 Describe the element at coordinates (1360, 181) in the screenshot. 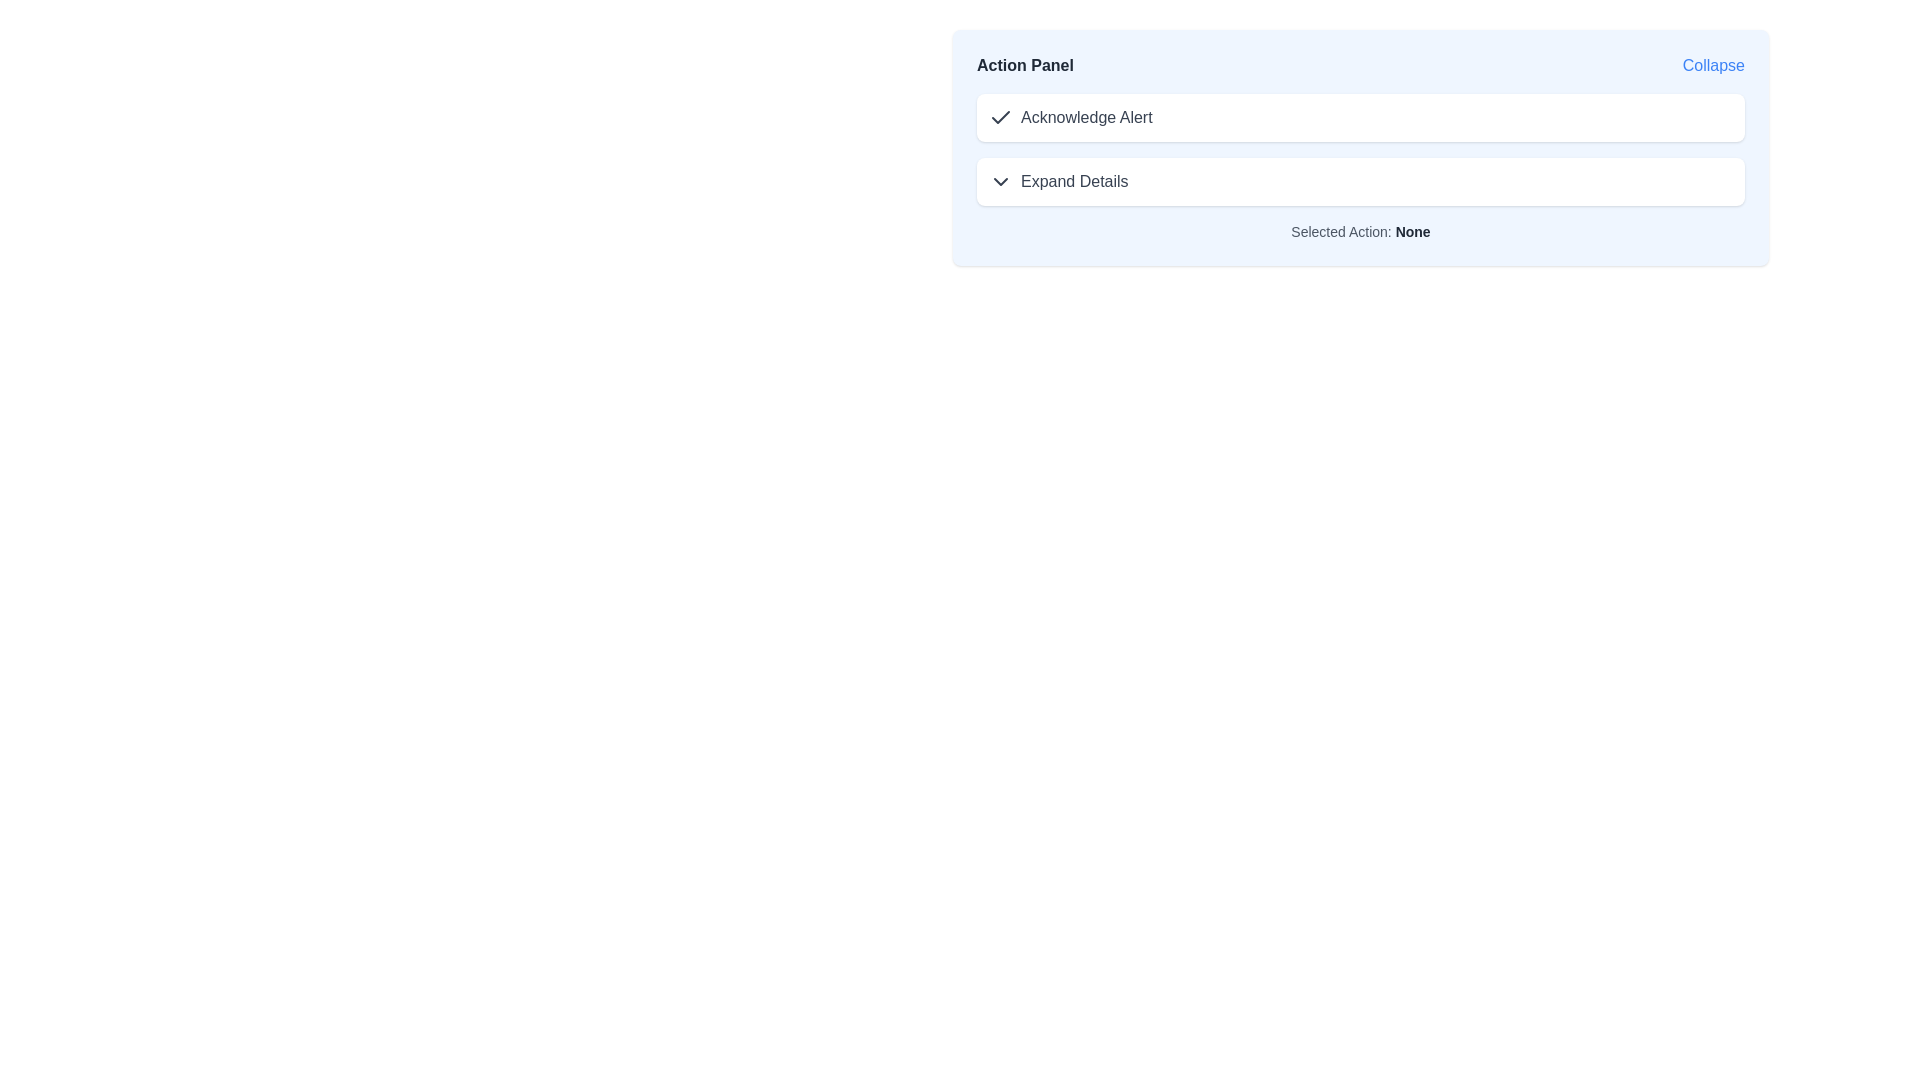

I see `the expandable button located below the 'Acknowledge Alert' button` at that location.